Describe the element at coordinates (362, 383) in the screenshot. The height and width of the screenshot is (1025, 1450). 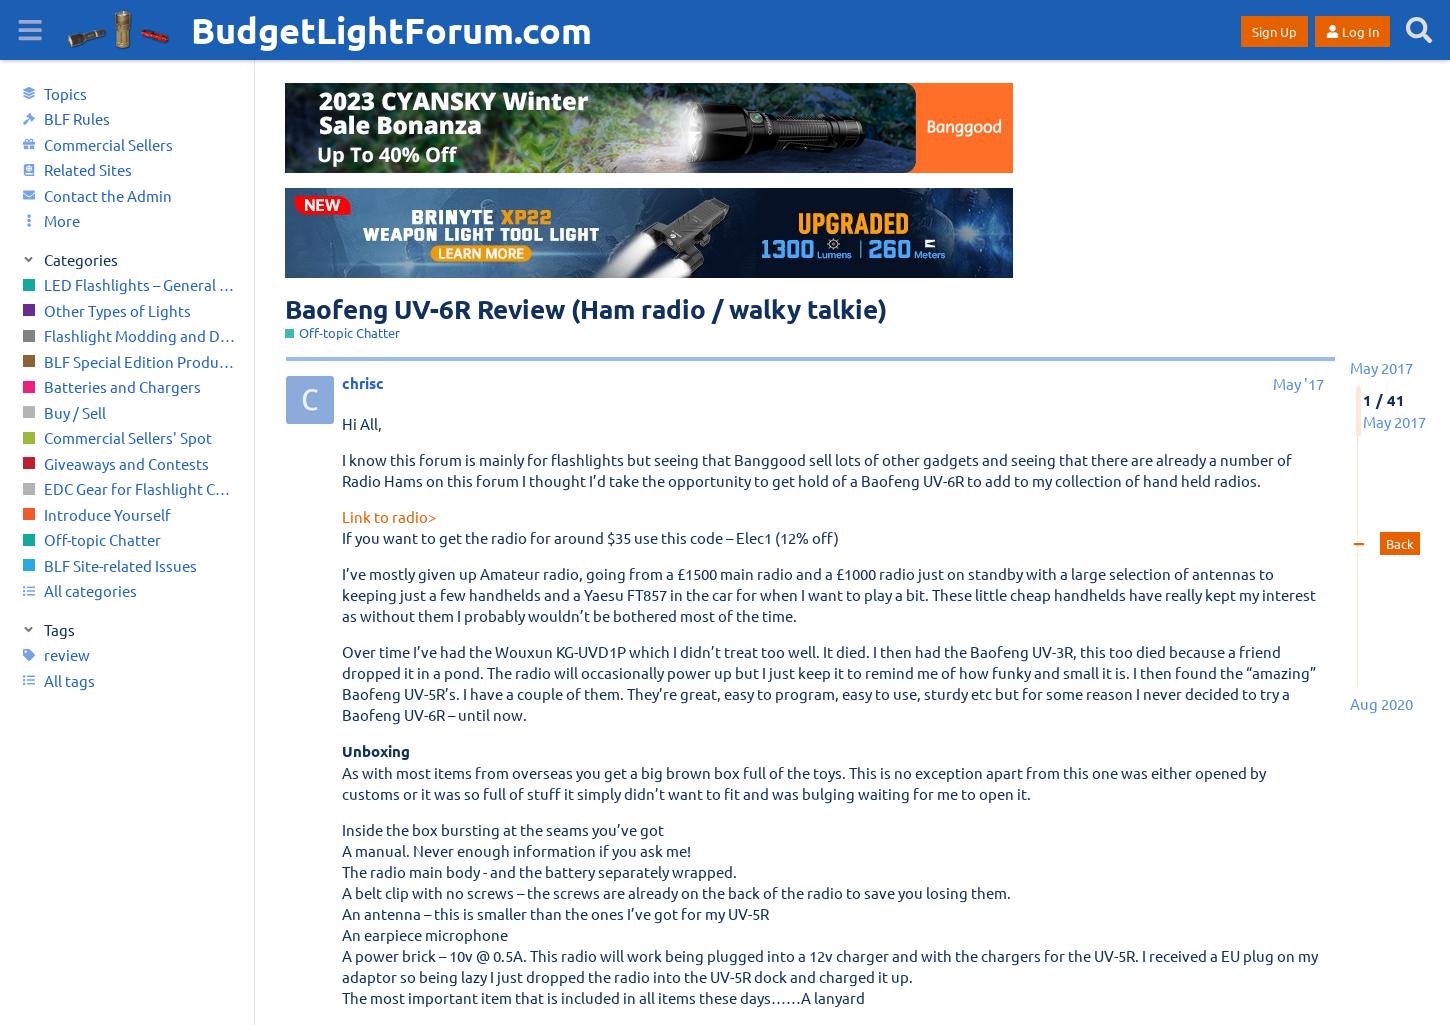
I see `'chrisc'` at that location.